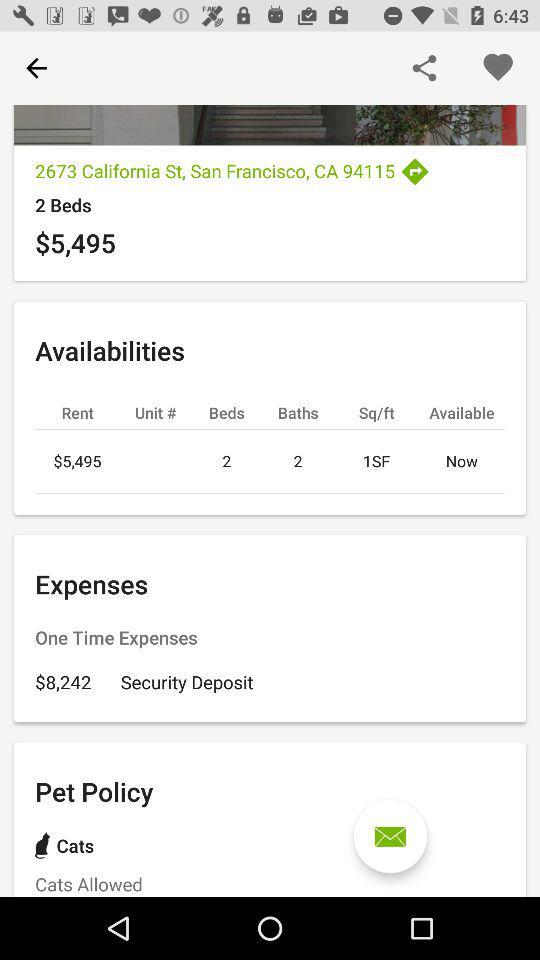 This screenshot has width=540, height=960. Describe the element at coordinates (36, 68) in the screenshot. I see `previous` at that location.